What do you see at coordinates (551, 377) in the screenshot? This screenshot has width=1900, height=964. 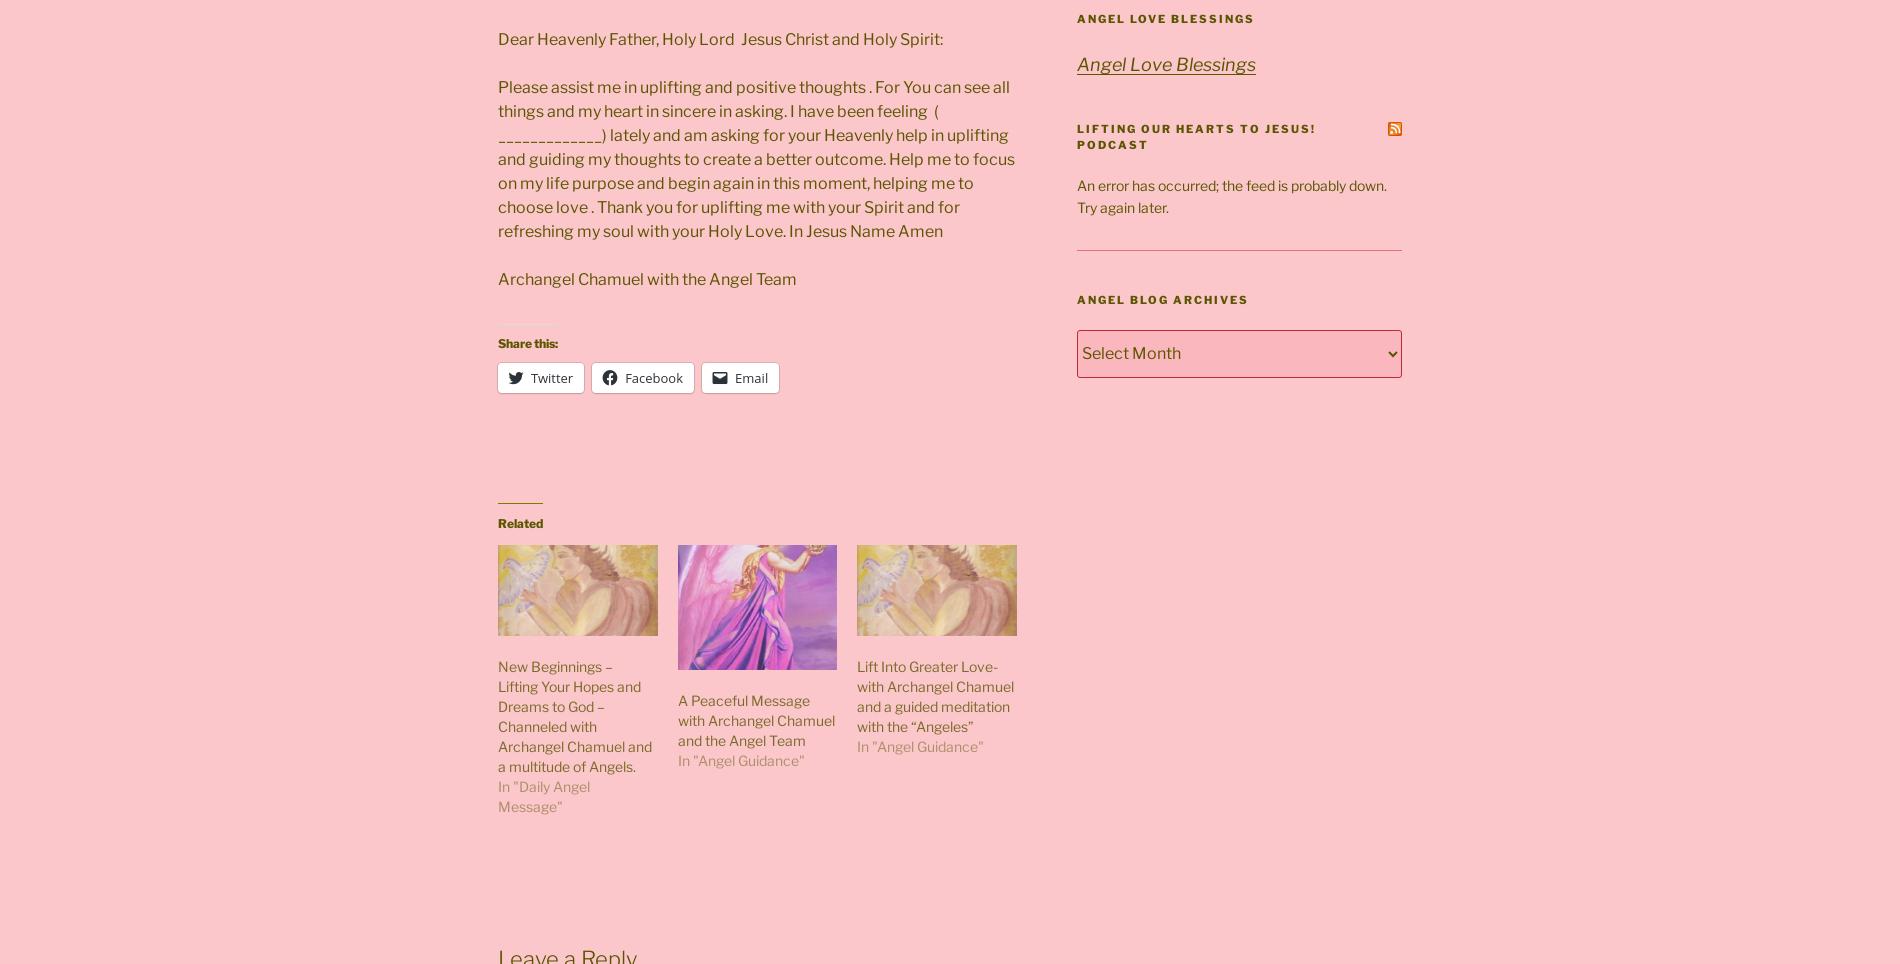 I see `'Twitter'` at bounding box center [551, 377].